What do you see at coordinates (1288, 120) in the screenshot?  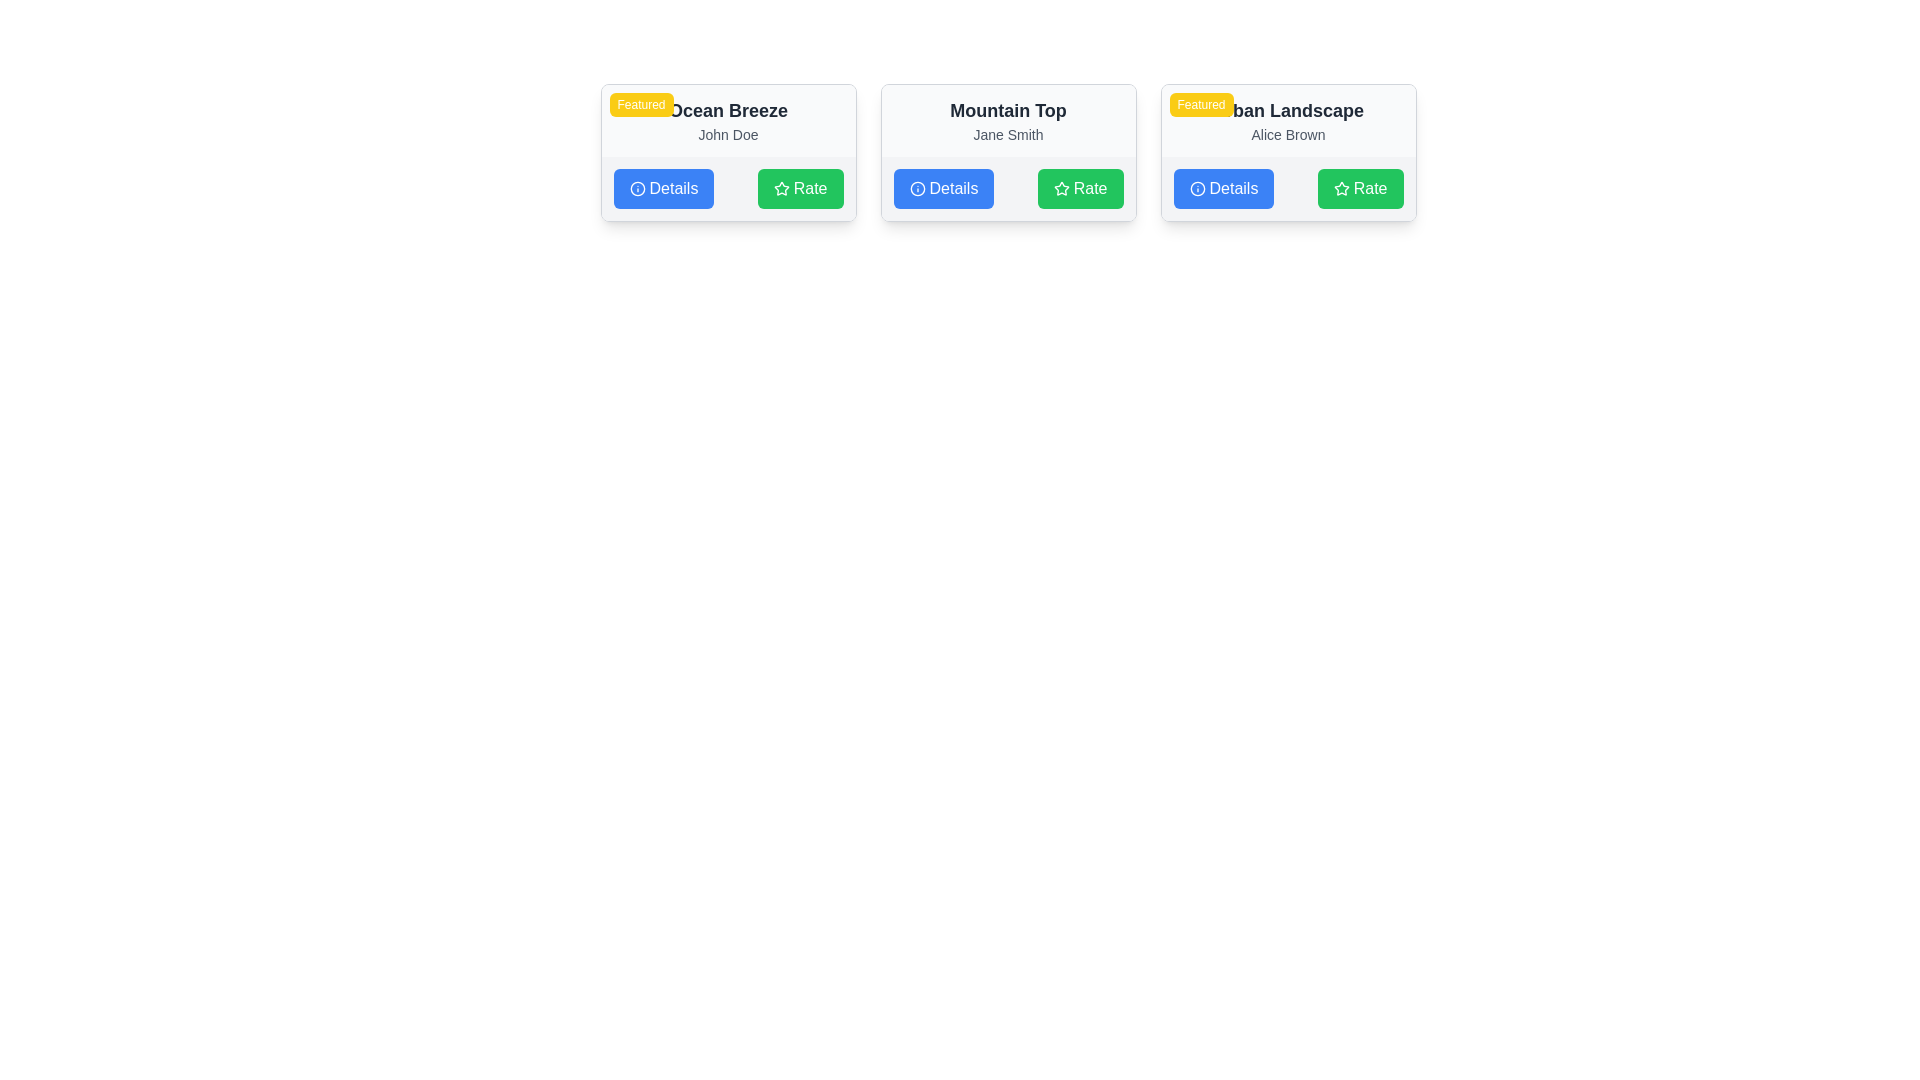 I see `the Text display area that shows 'Urban Landscape' and 'Alice Brown', located beneath the yellow 'Featured' badge` at bounding box center [1288, 120].